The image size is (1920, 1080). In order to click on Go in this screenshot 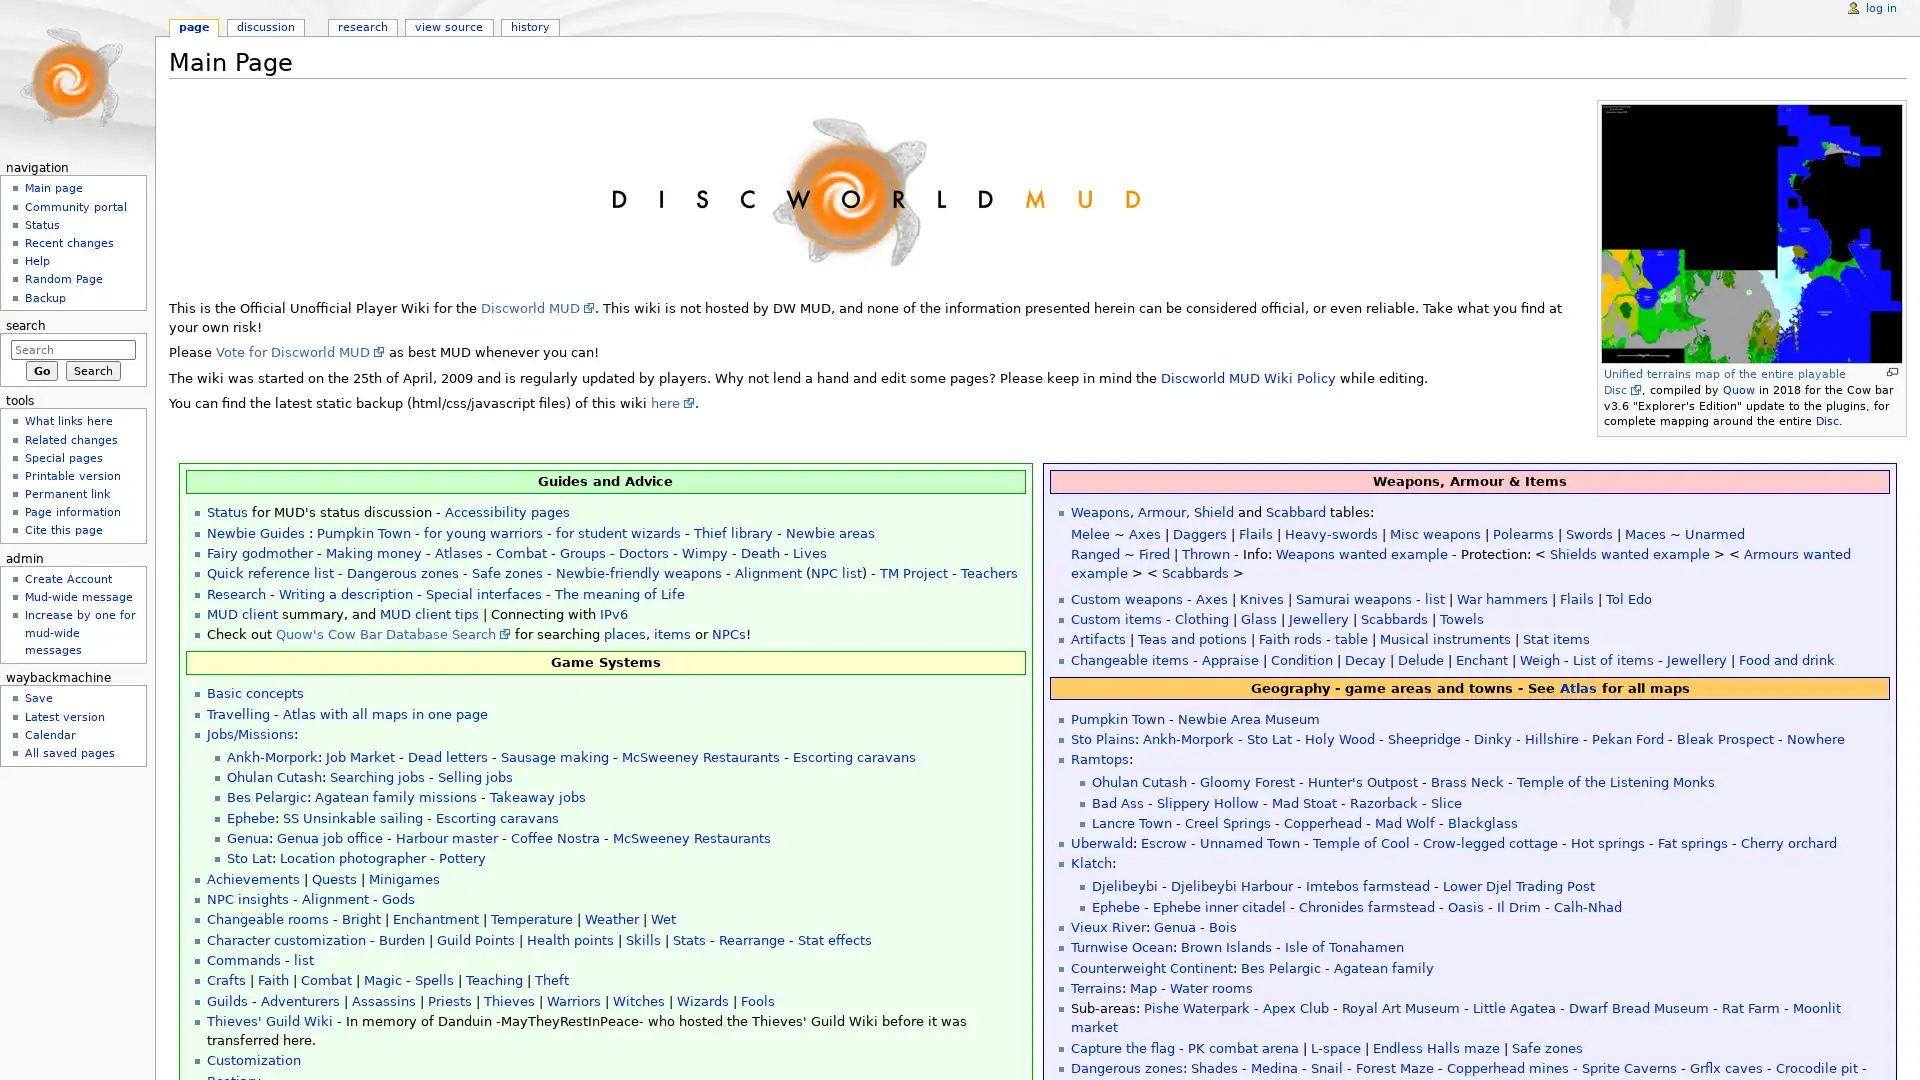, I will do `click(41, 370)`.